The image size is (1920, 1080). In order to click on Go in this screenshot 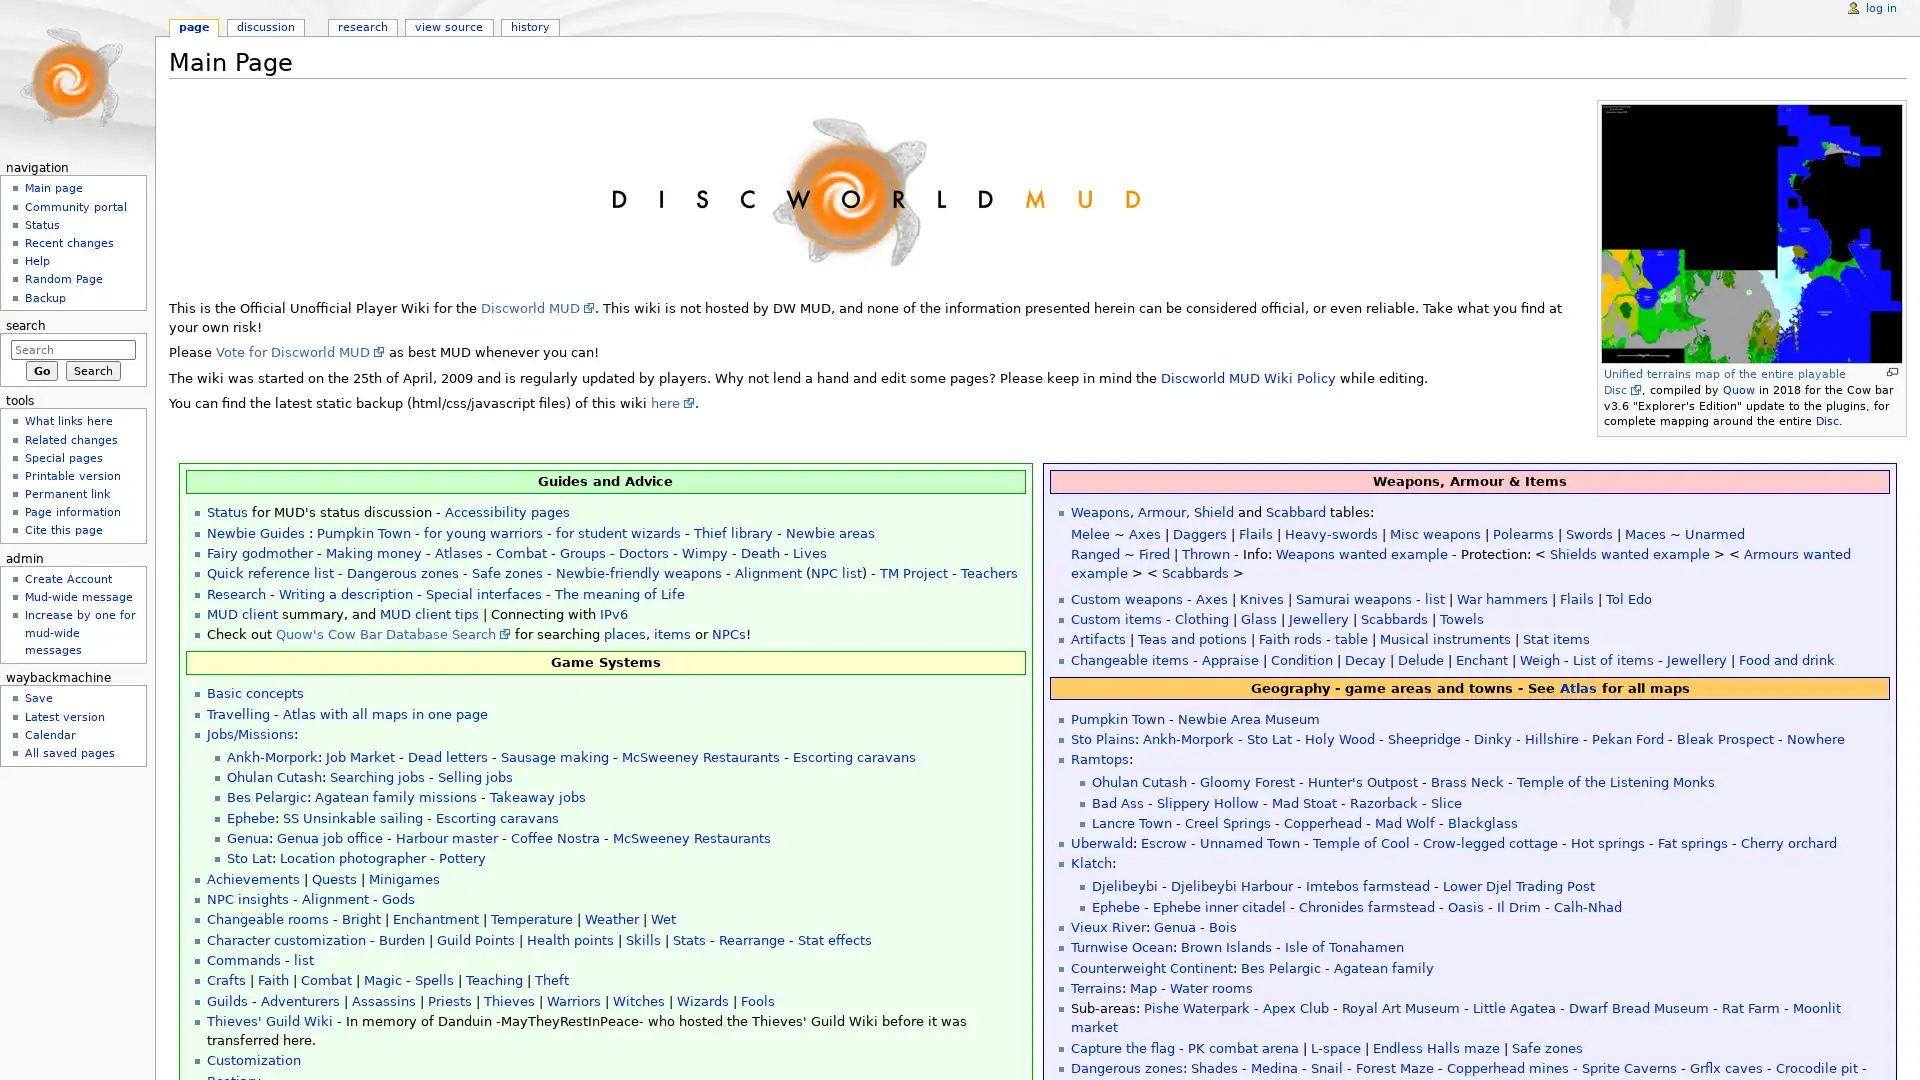, I will do `click(41, 370)`.